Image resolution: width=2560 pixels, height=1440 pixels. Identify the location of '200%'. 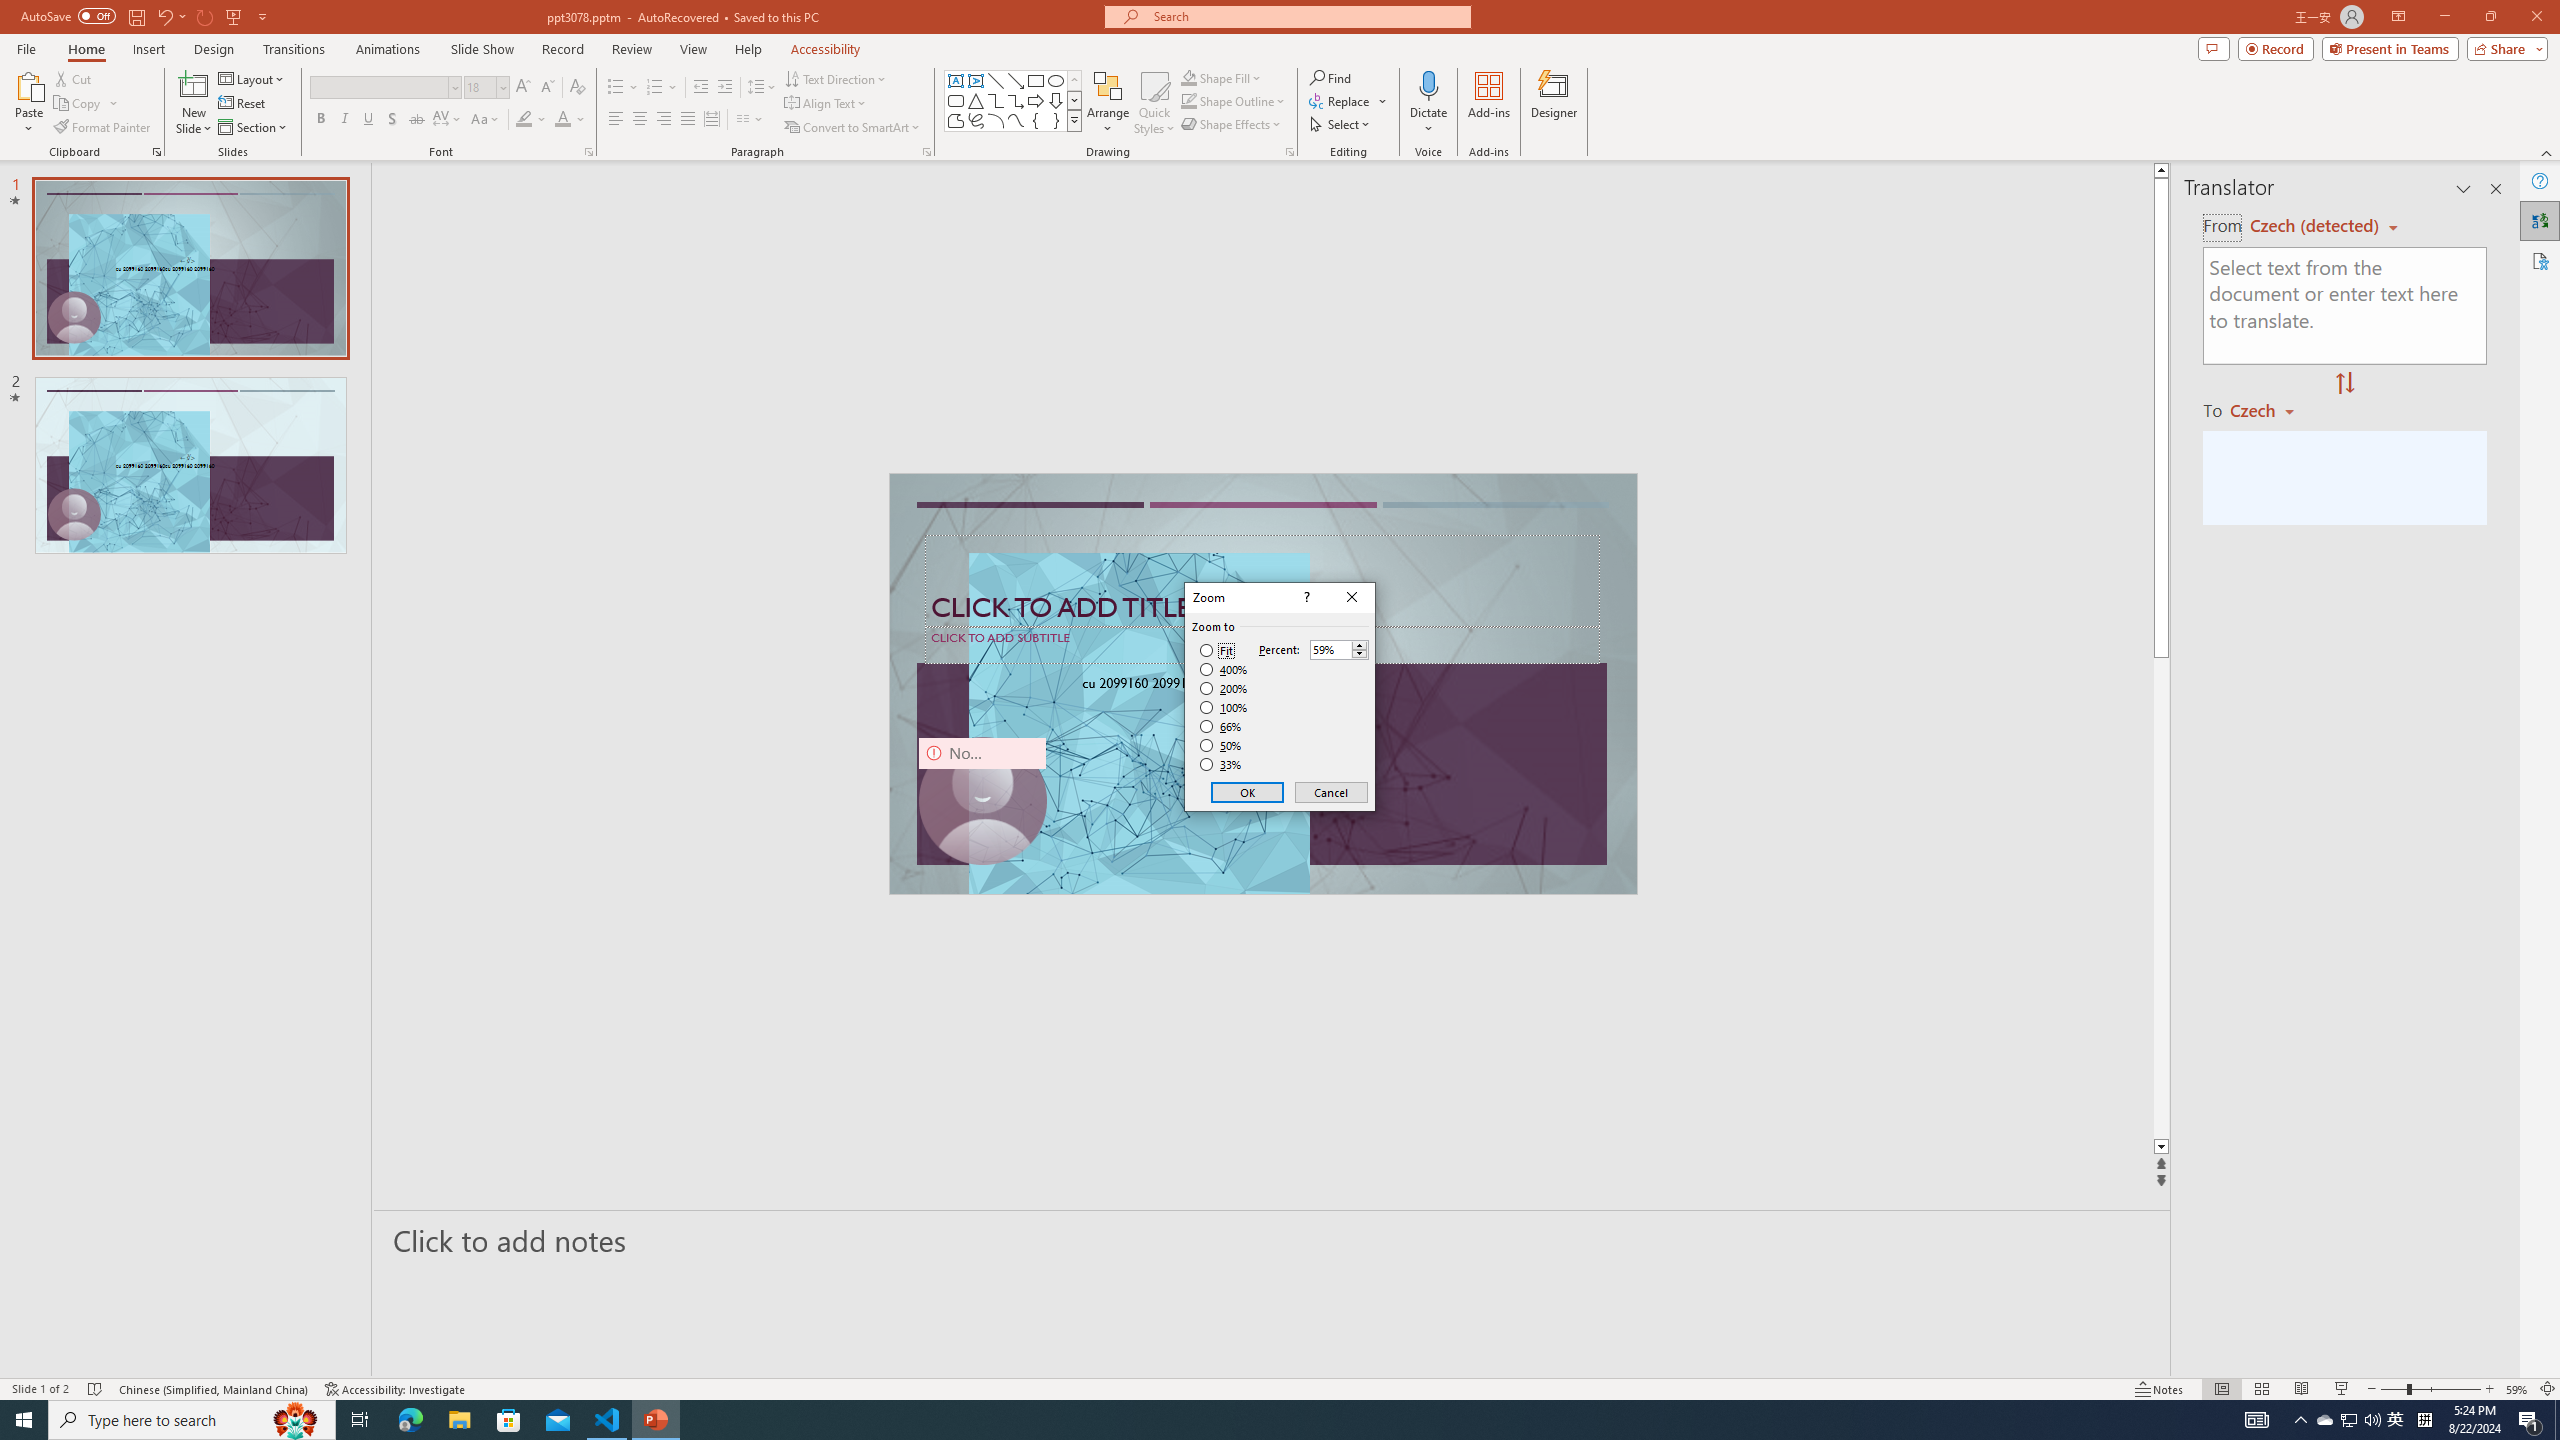
(1223, 689).